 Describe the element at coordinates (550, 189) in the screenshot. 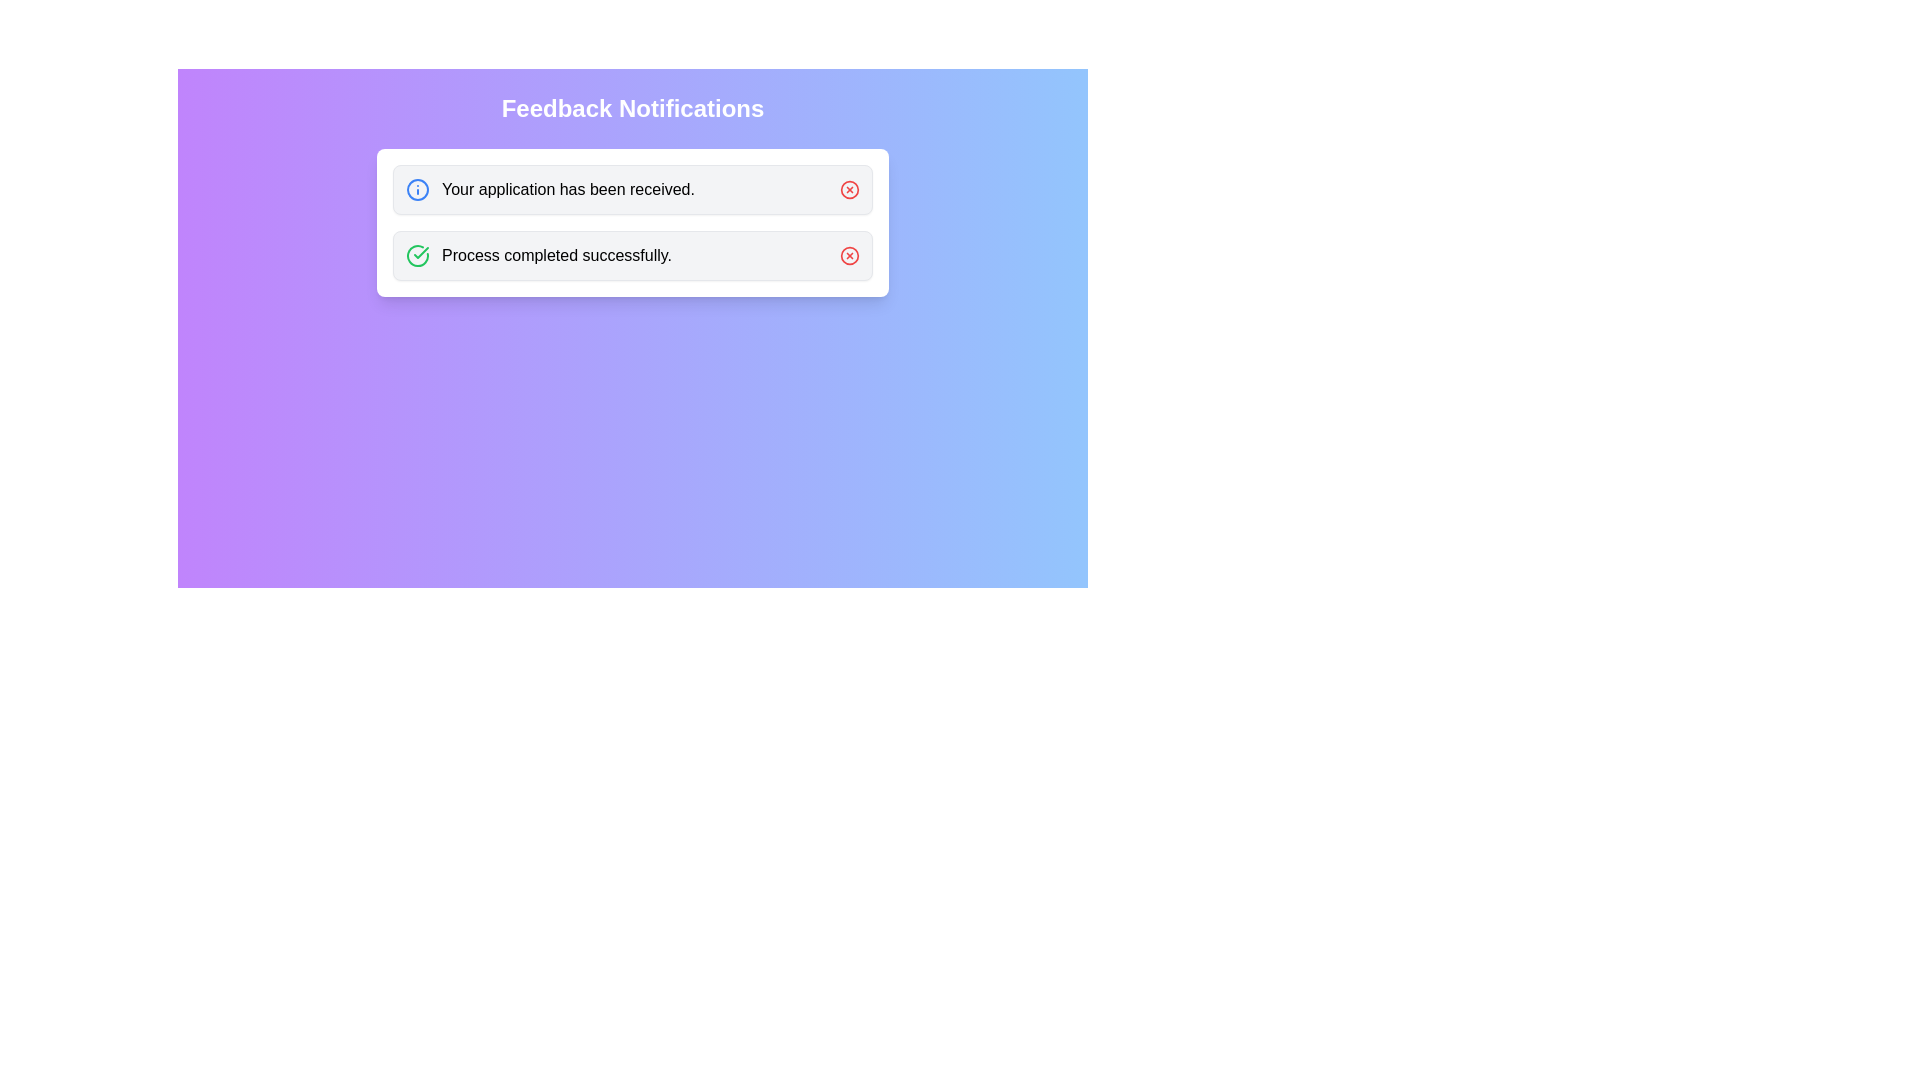

I see `informational message displayed in the Text with Icon element located above the message 'Process completed successfully.'` at that location.